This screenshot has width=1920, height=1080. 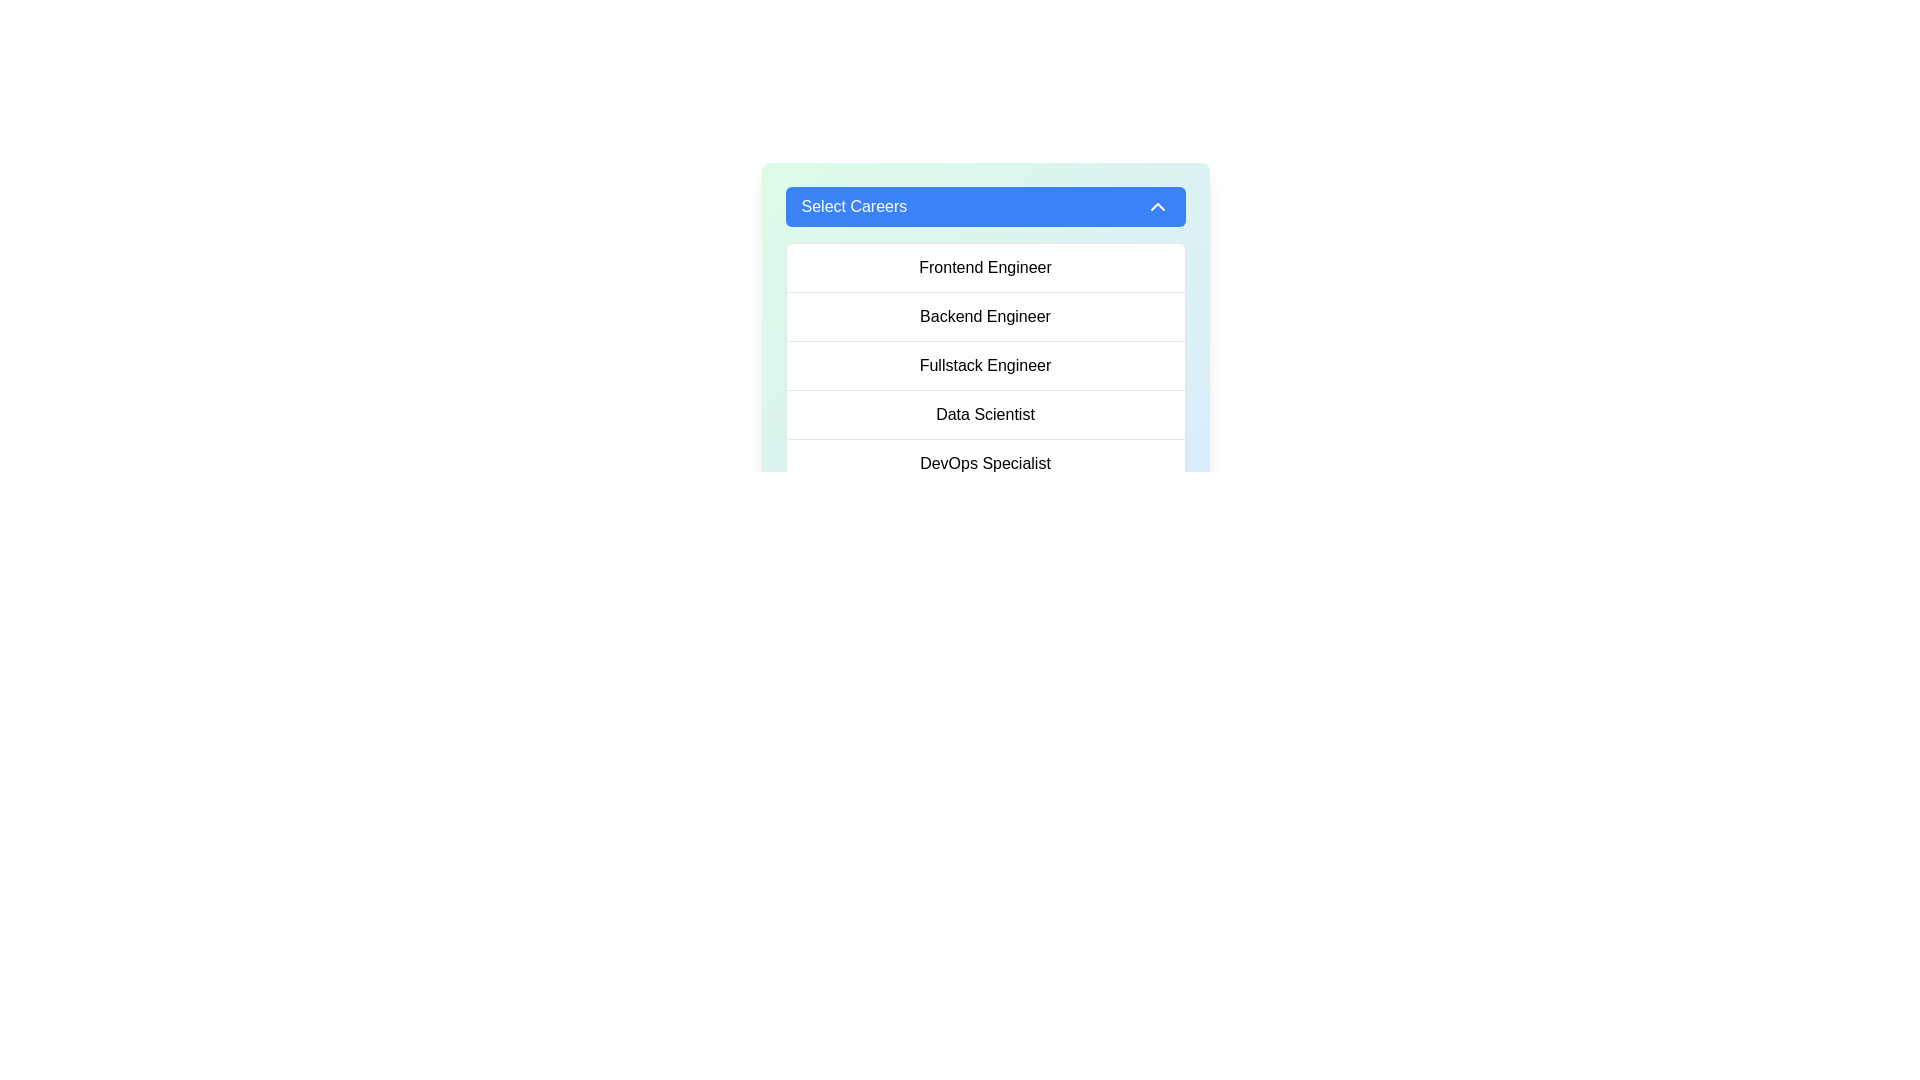 I want to click on on the 'DevOps Specialist' list item in the dropdown menu, so click(x=985, y=463).